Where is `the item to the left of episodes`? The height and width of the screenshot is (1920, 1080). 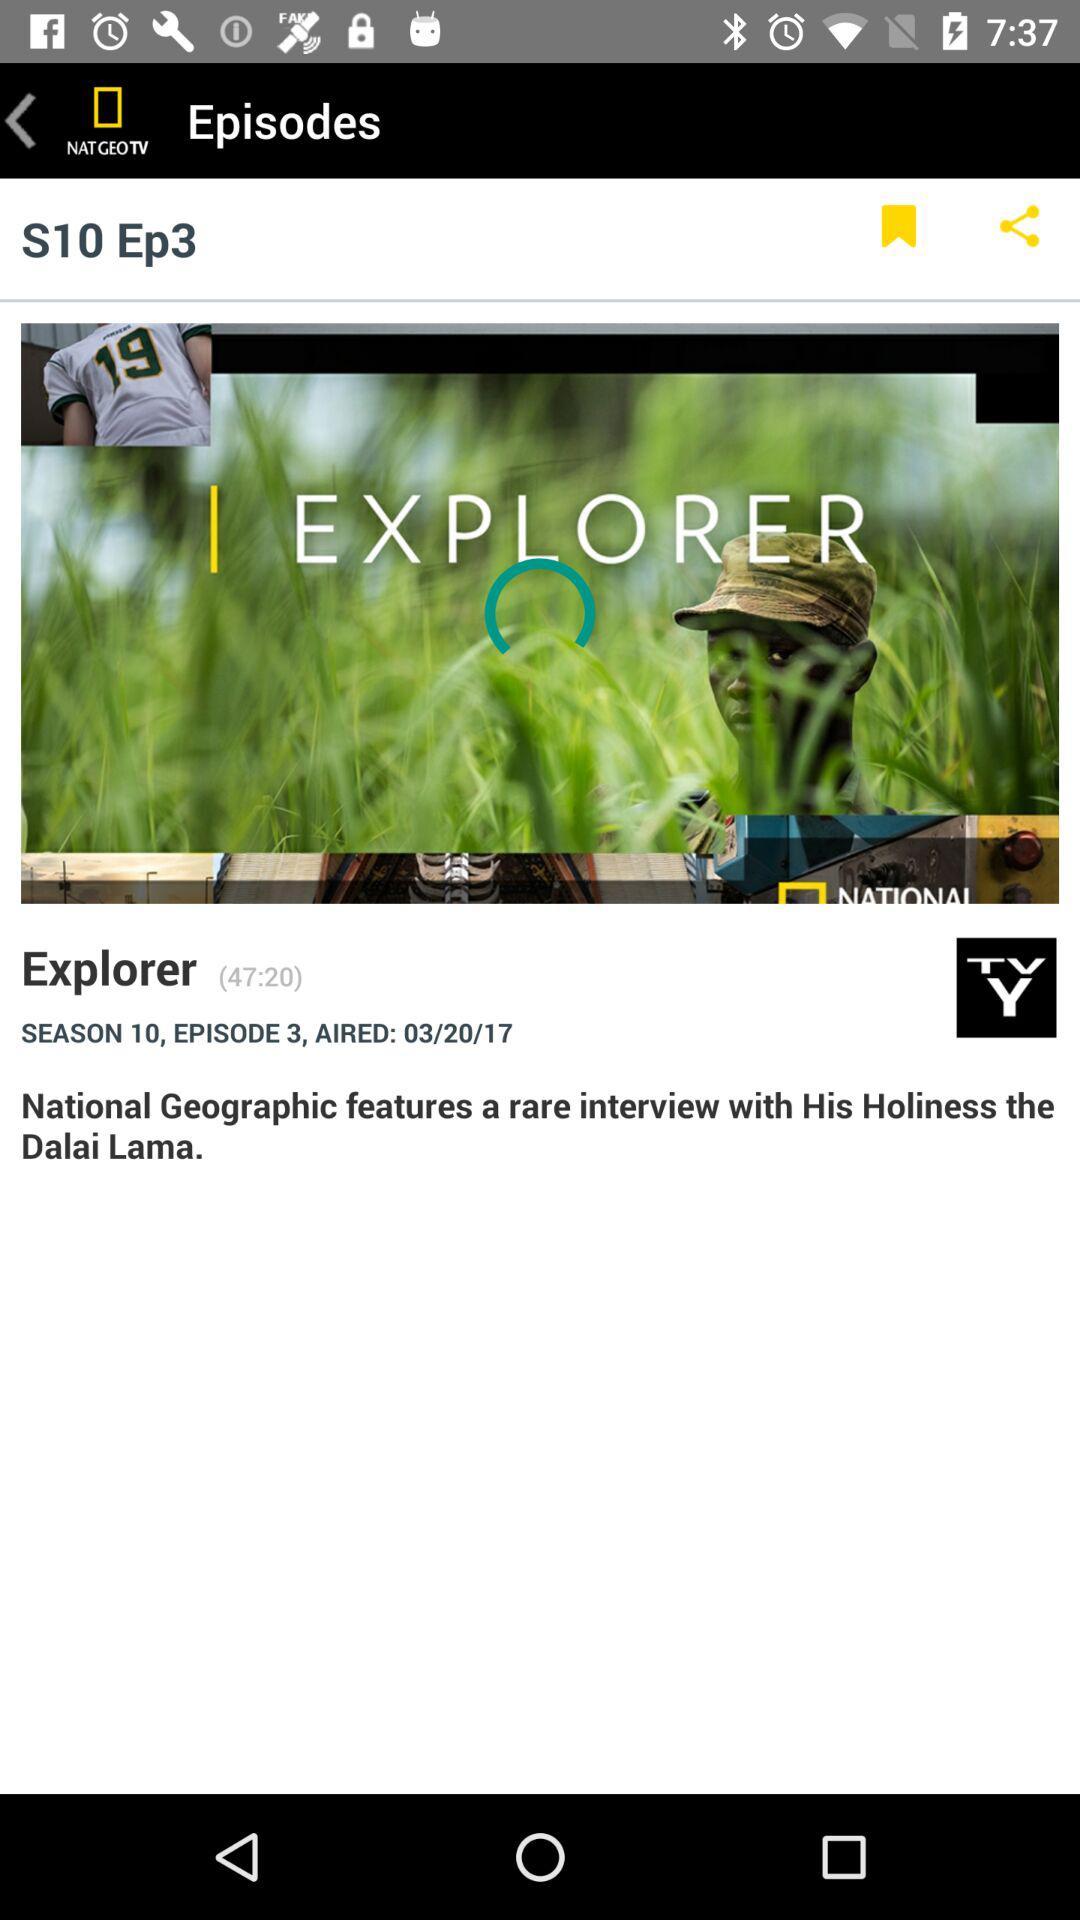 the item to the left of episodes is located at coordinates (108, 119).